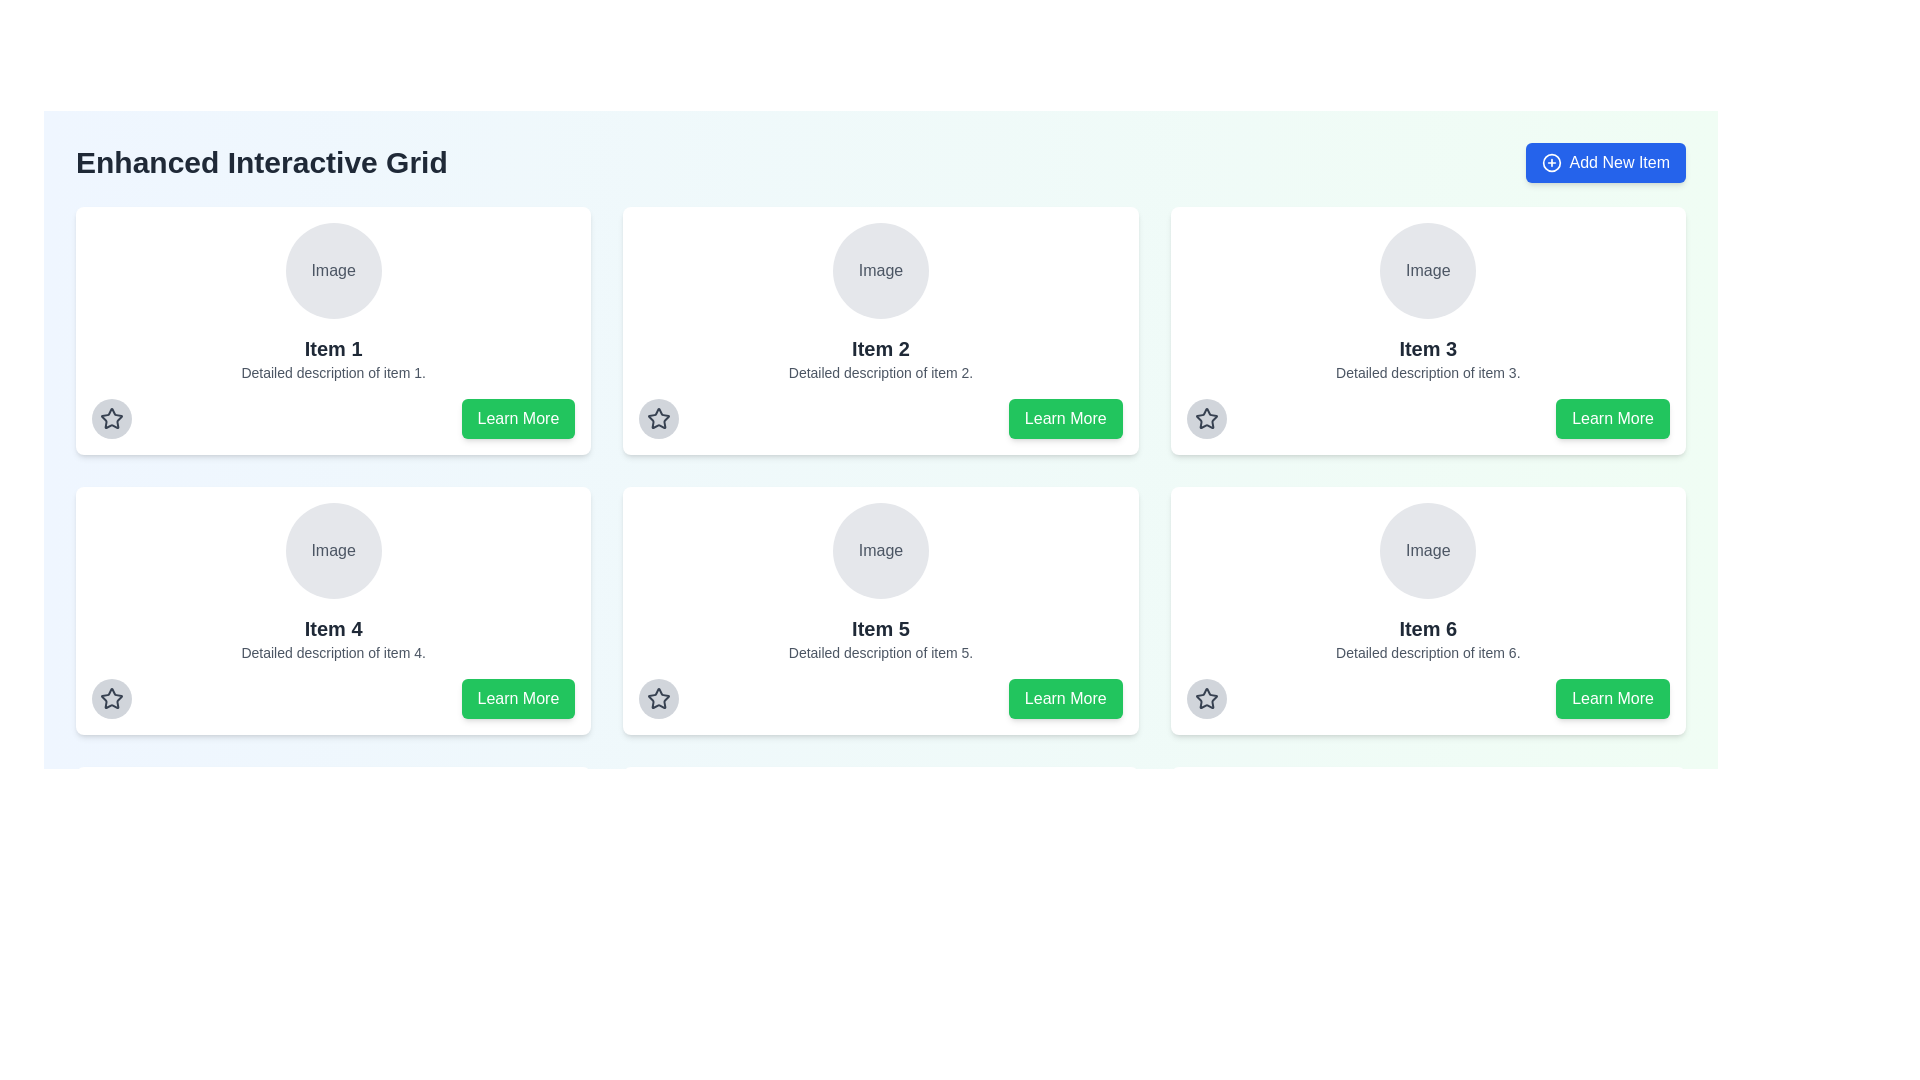 This screenshot has width=1920, height=1080. What do you see at coordinates (333, 652) in the screenshot?
I see `the text label styled in light gray that contains the text 'Detailed description of item 4.' located at the bottom of the fourth card in the grid layout` at bounding box center [333, 652].